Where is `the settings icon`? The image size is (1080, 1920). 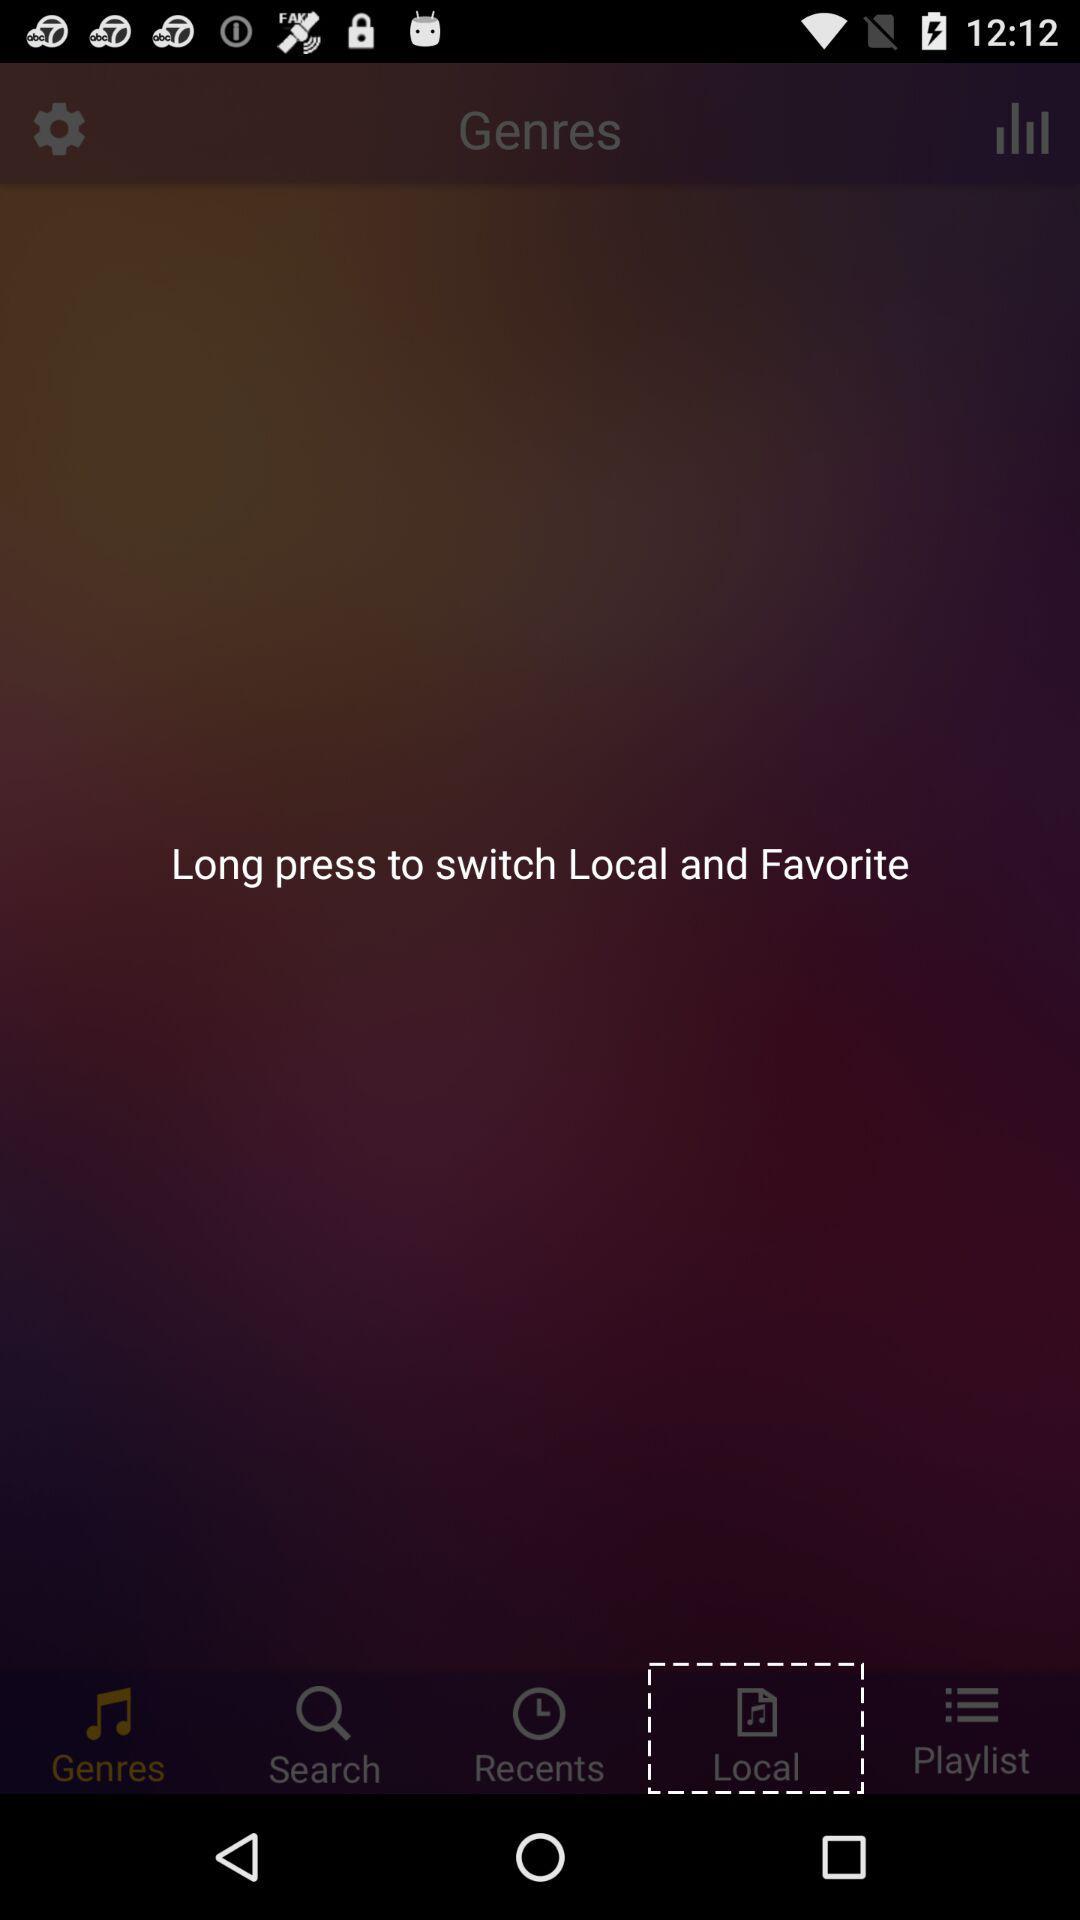
the settings icon is located at coordinates (58, 136).